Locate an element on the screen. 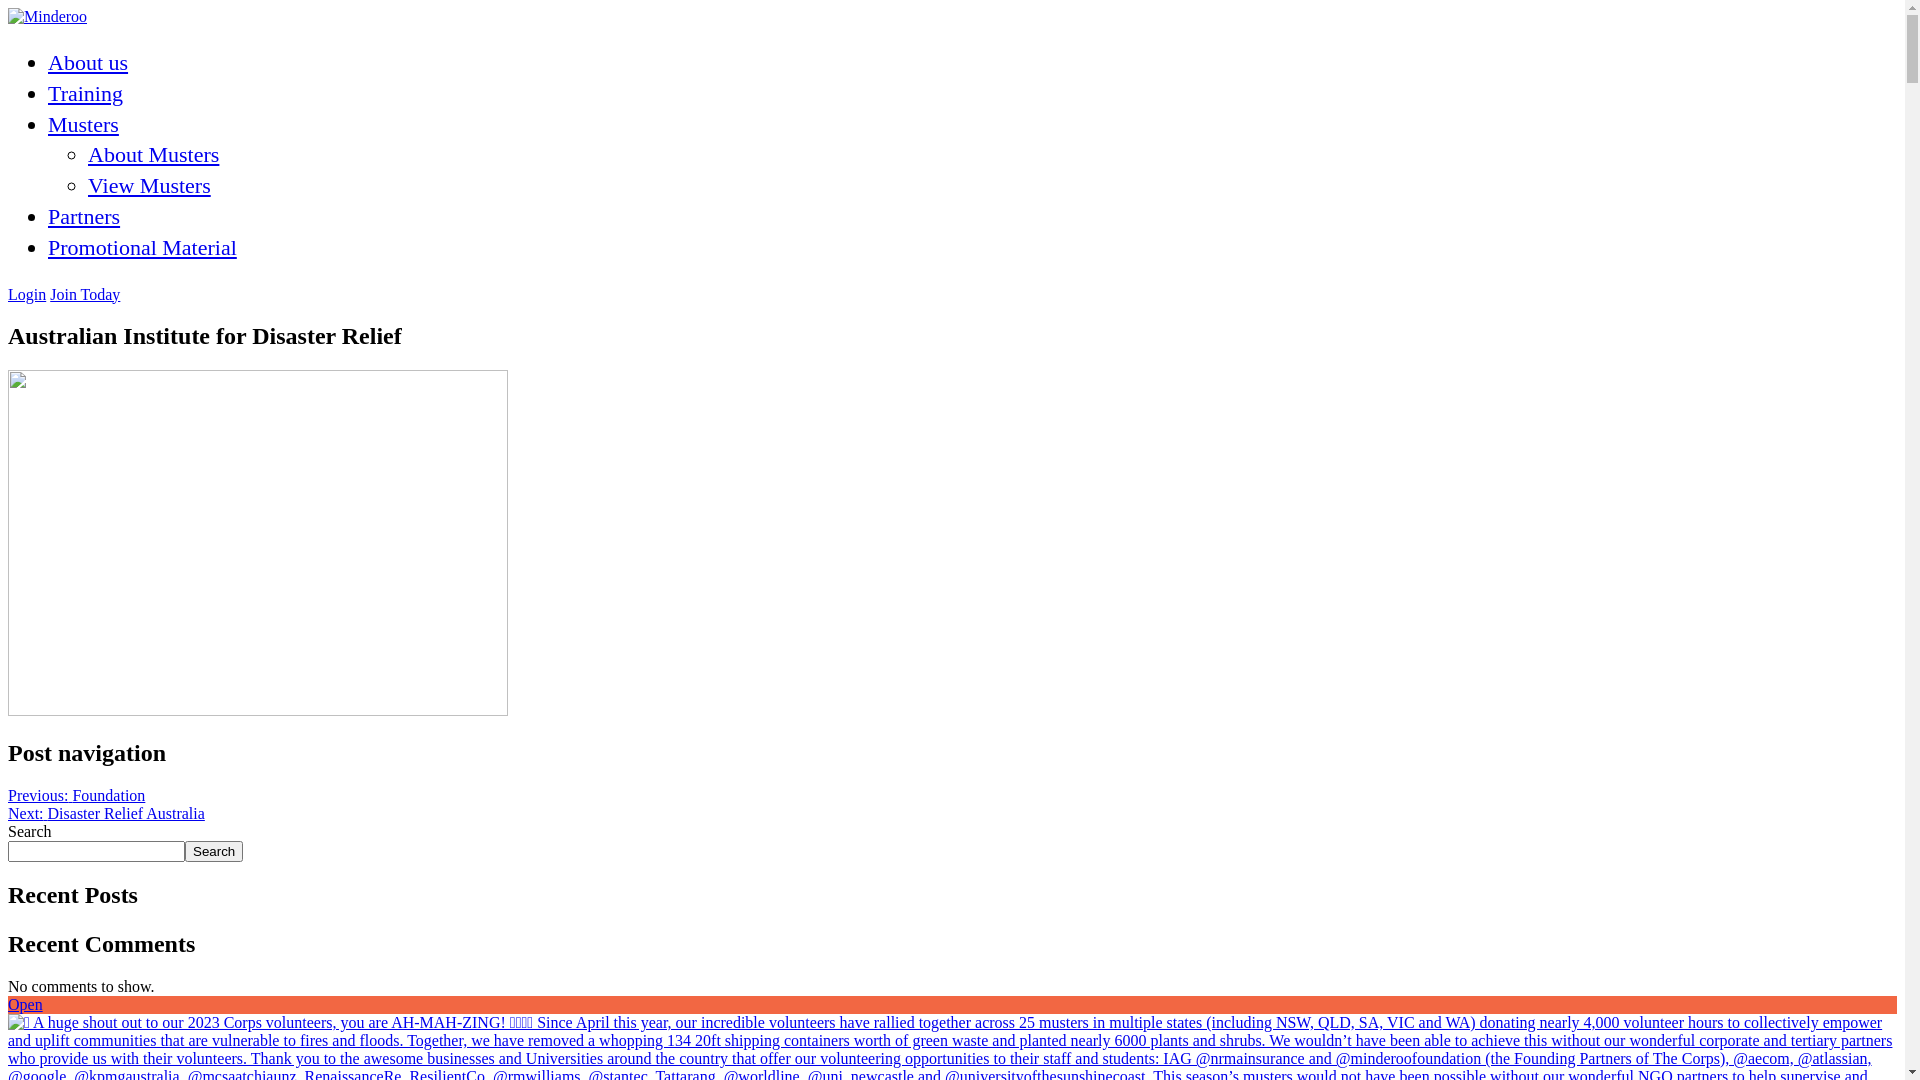 The image size is (1920, 1080). 'Login' is located at coordinates (27, 294).